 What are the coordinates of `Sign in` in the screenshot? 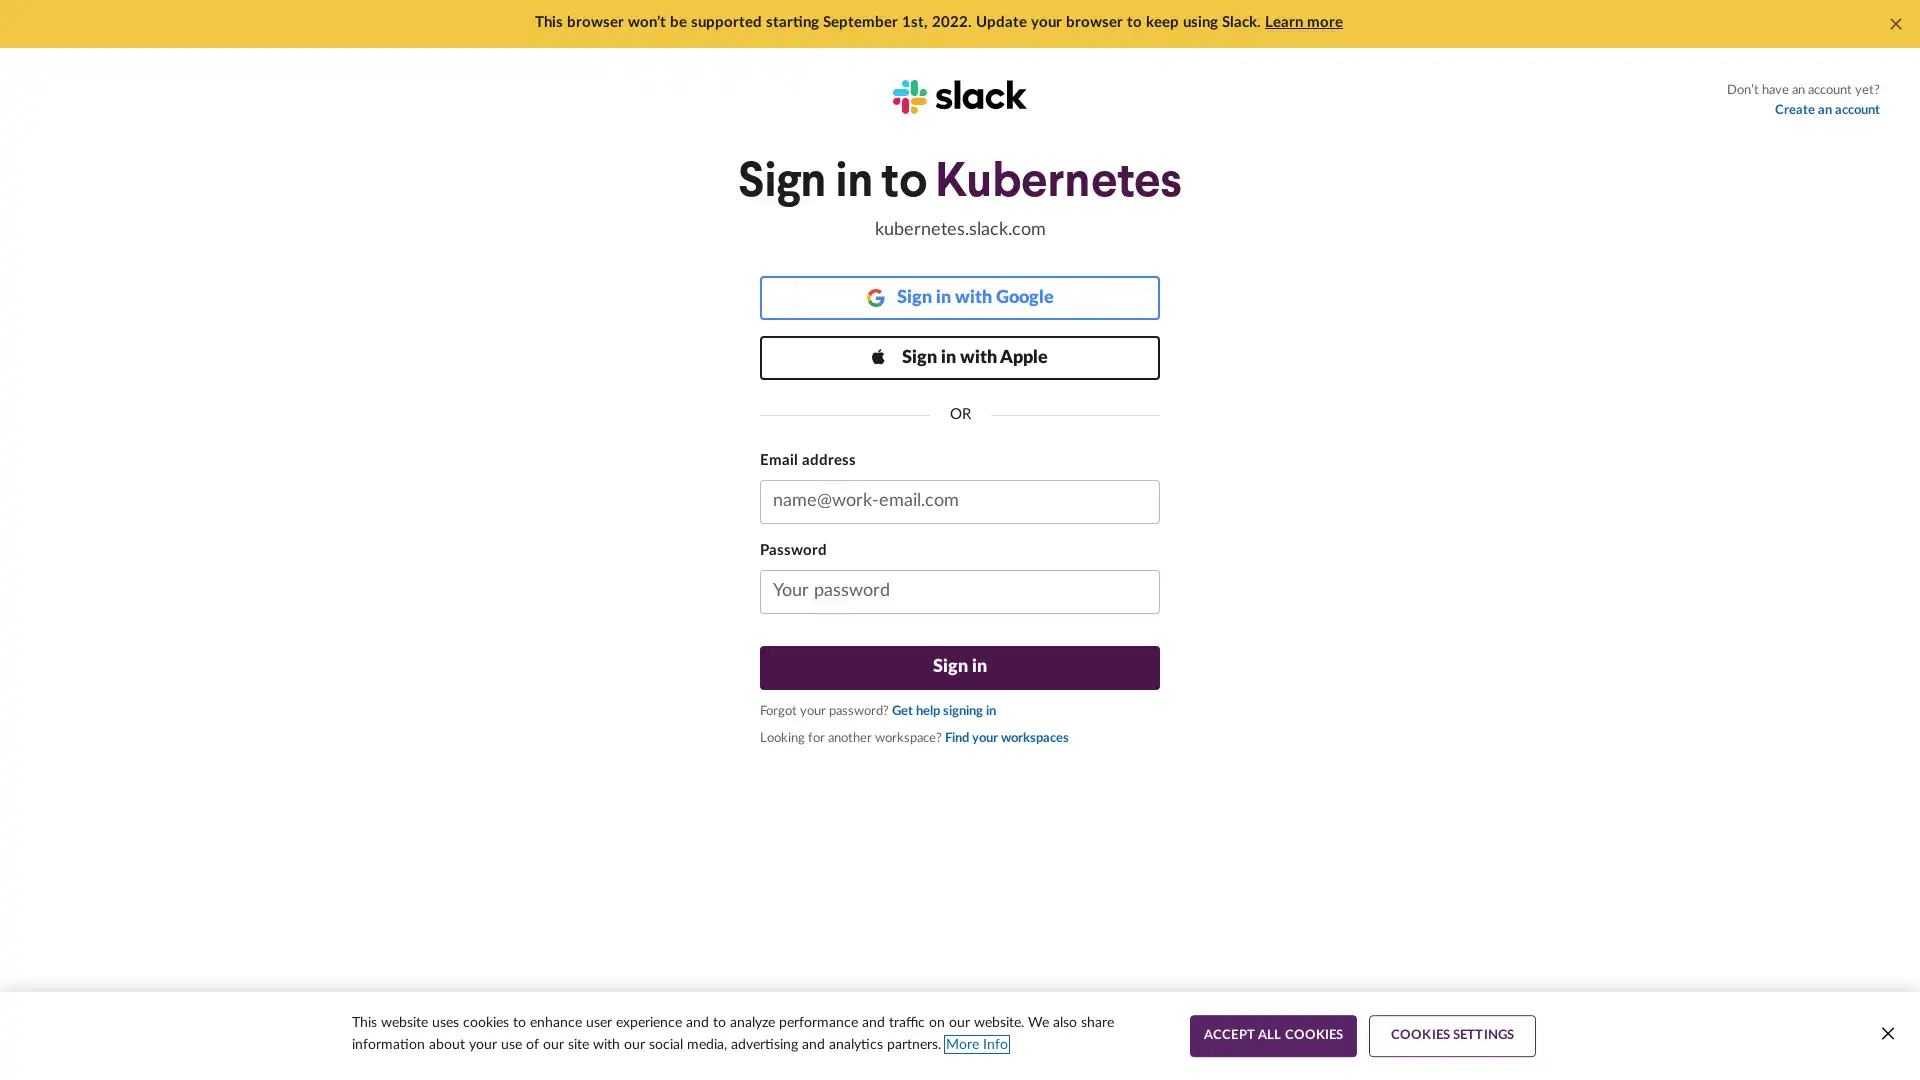 It's located at (960, 667).